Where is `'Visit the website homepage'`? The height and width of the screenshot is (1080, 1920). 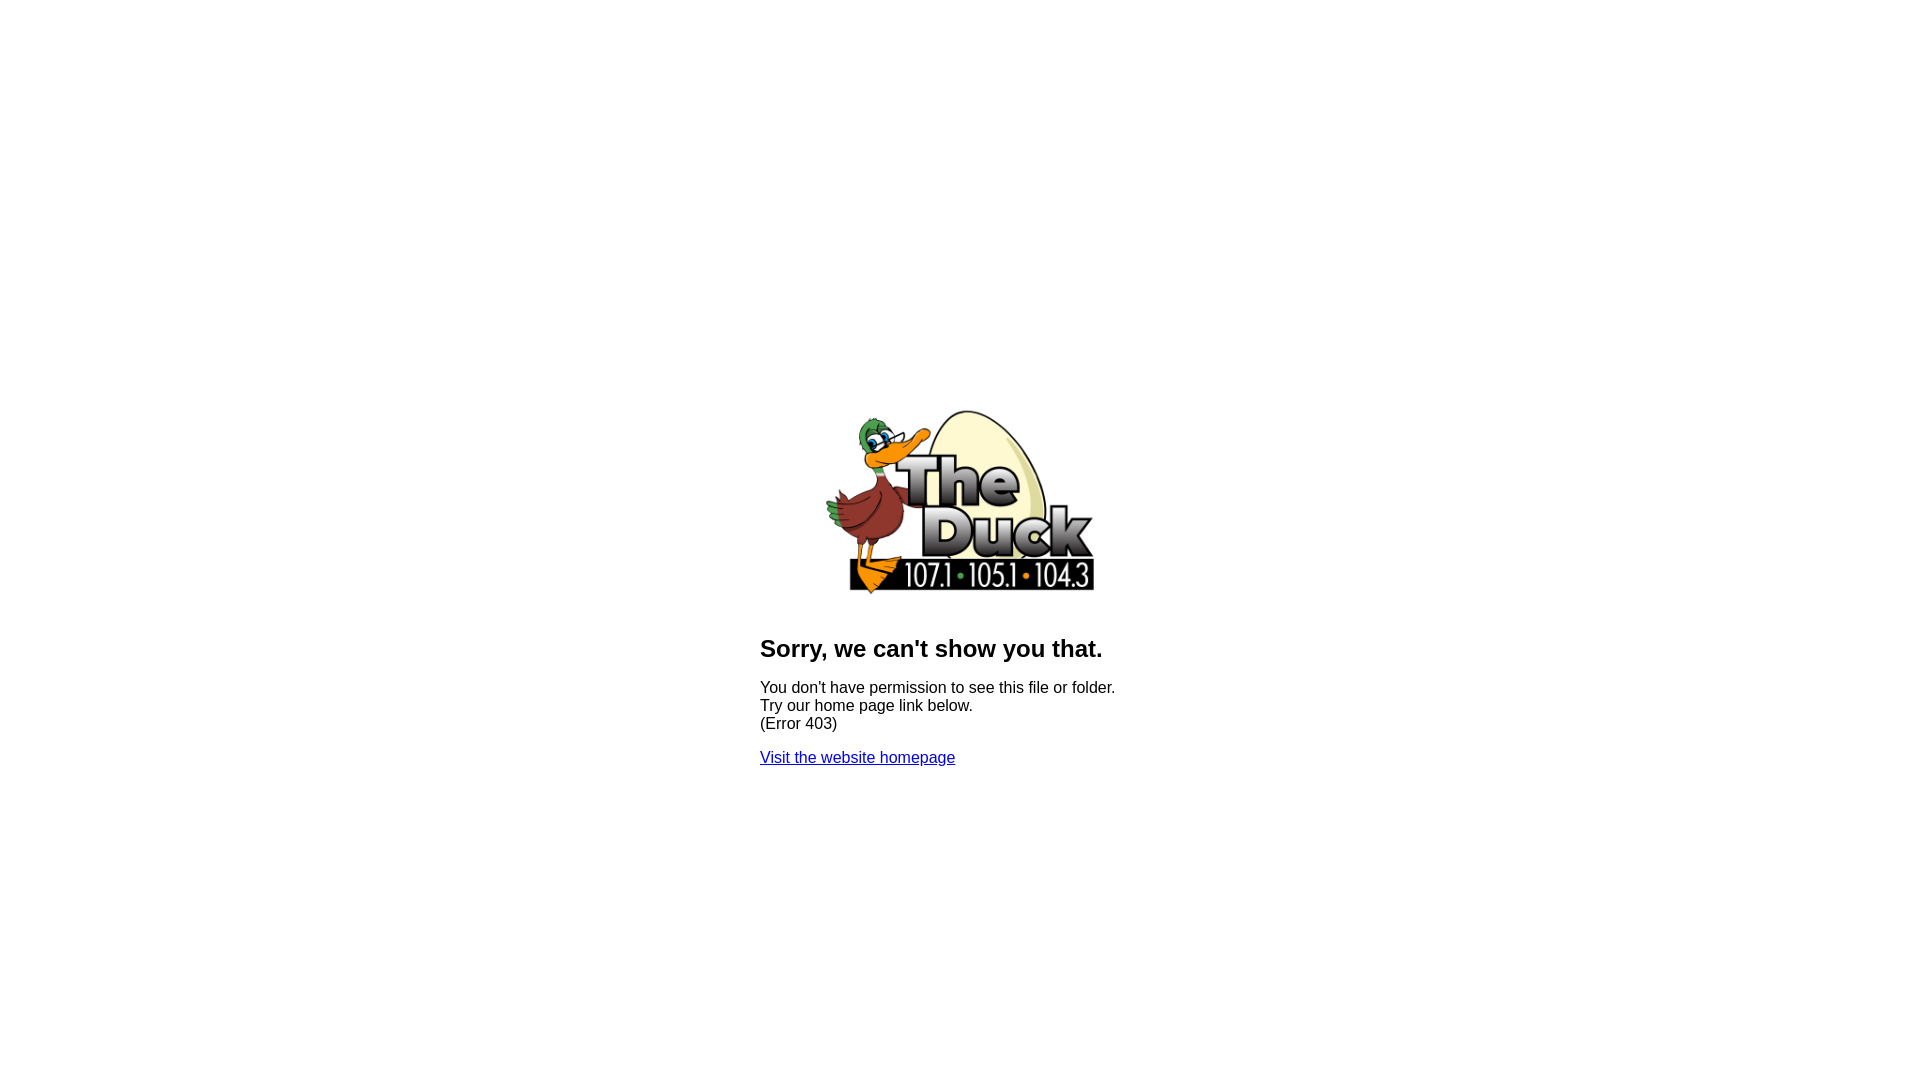
'Visit the website homepage' is located at coordinates (857, 757).